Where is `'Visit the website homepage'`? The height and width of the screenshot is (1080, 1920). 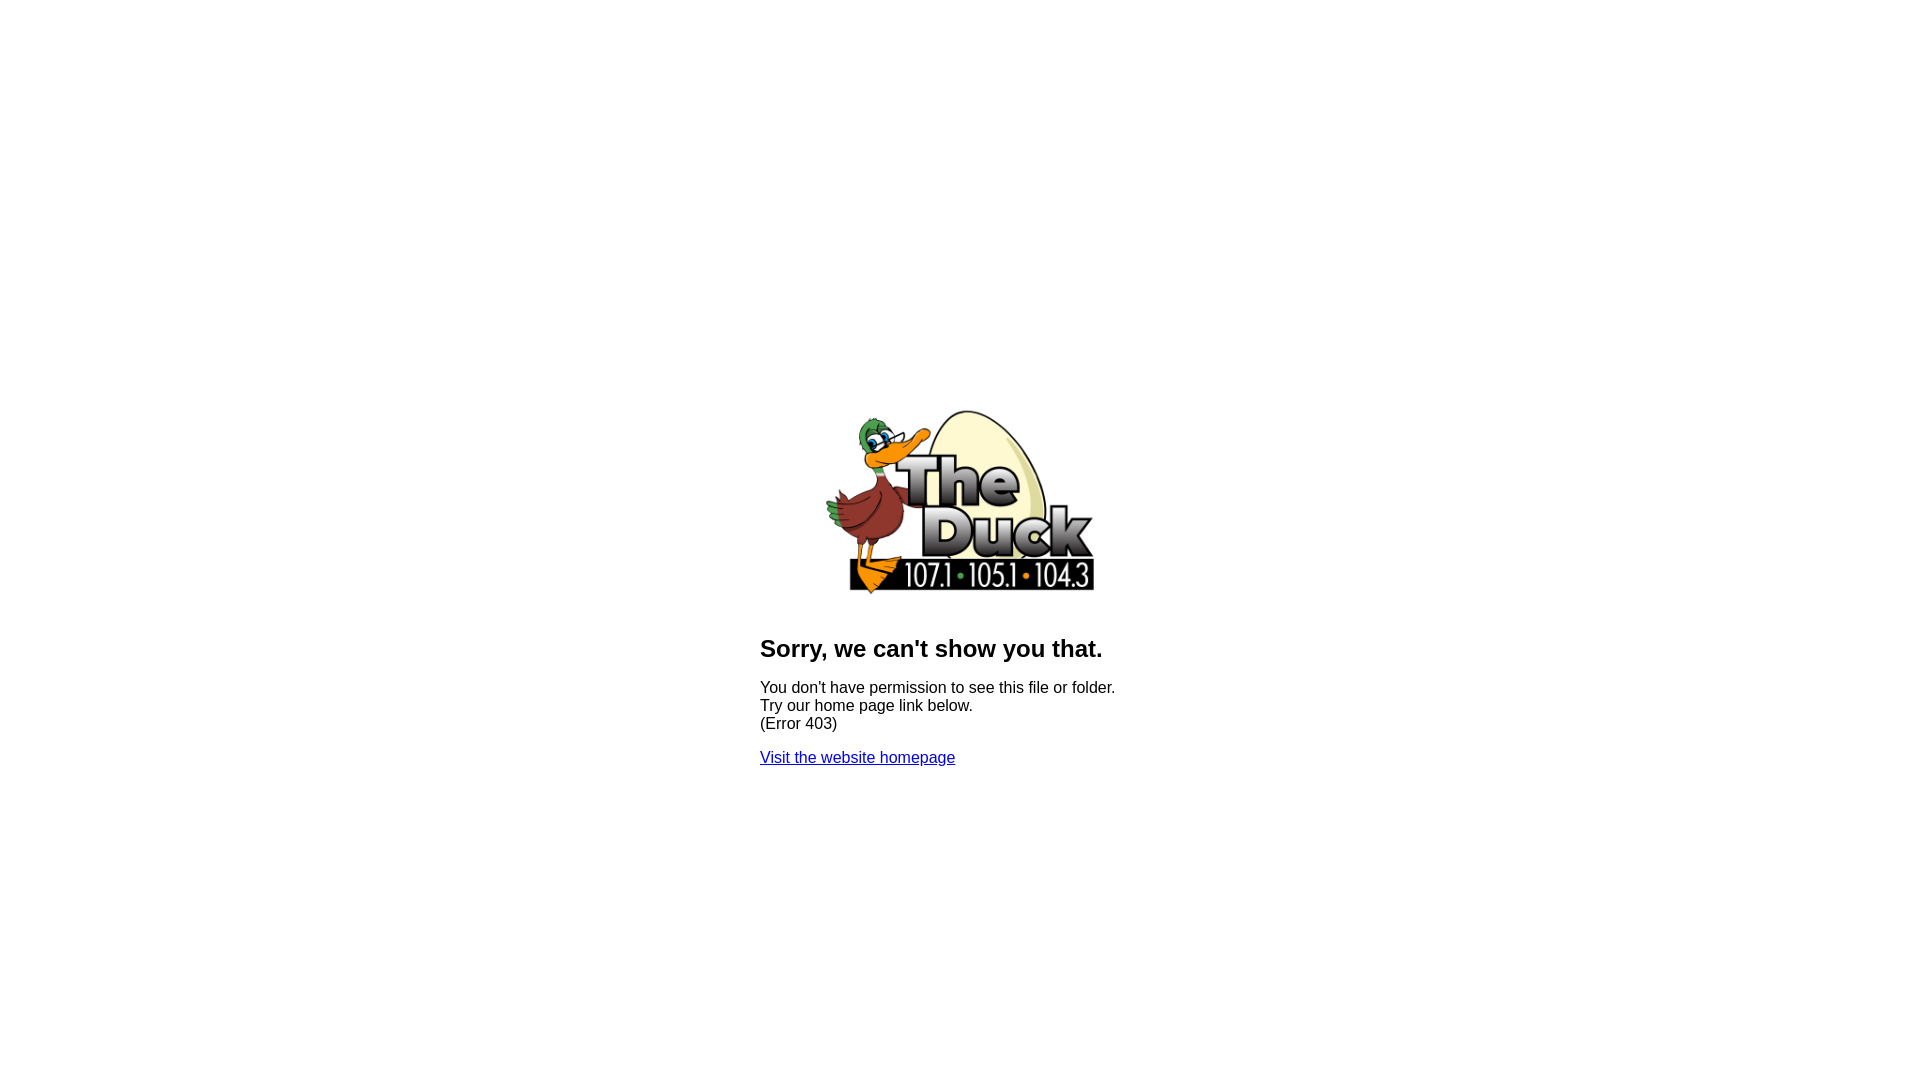
'Visit the website homepage' is located at coordinates (857, 757).